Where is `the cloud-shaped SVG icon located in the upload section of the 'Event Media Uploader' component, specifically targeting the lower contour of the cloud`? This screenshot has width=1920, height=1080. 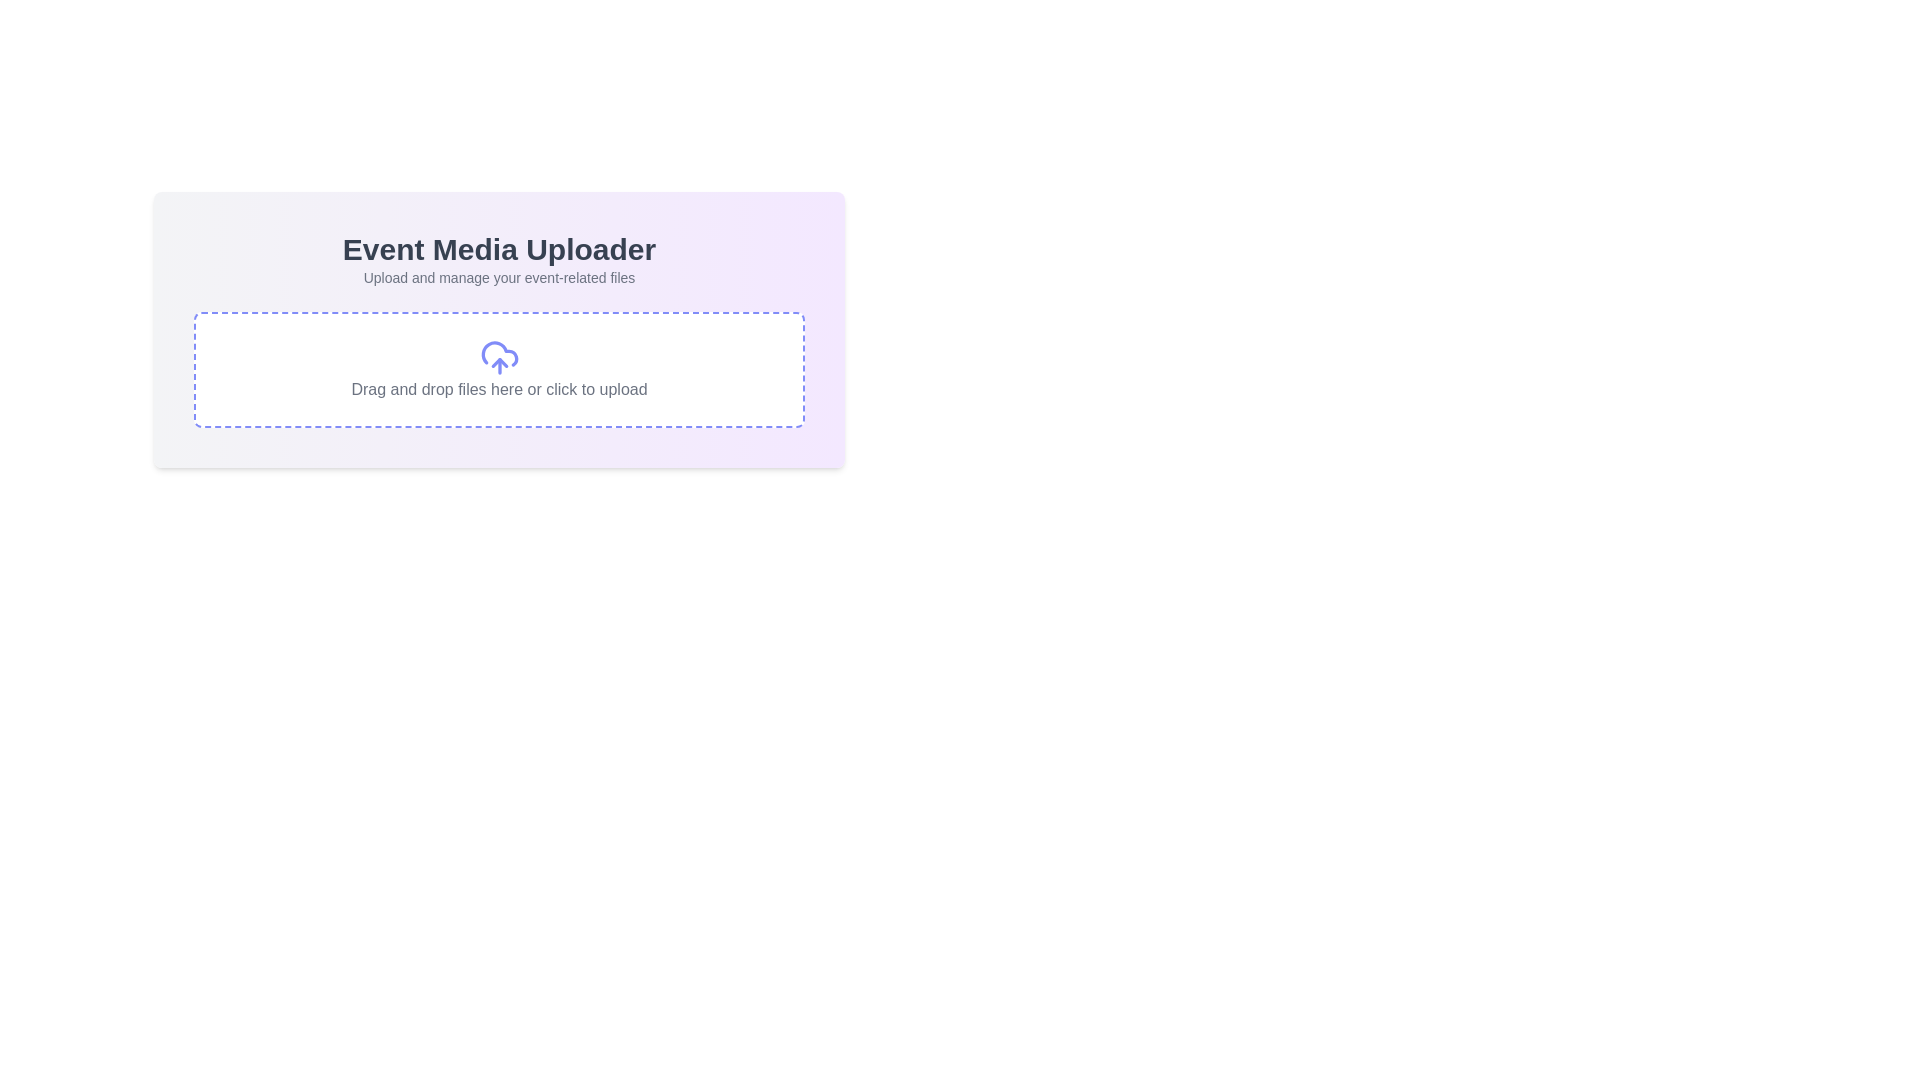 the cloud-shaped SVG icon located in the upload section of the 'Event Media Uploader' component, specifically targeting the lower contour of the cloud is located at coordinates (499, 353).